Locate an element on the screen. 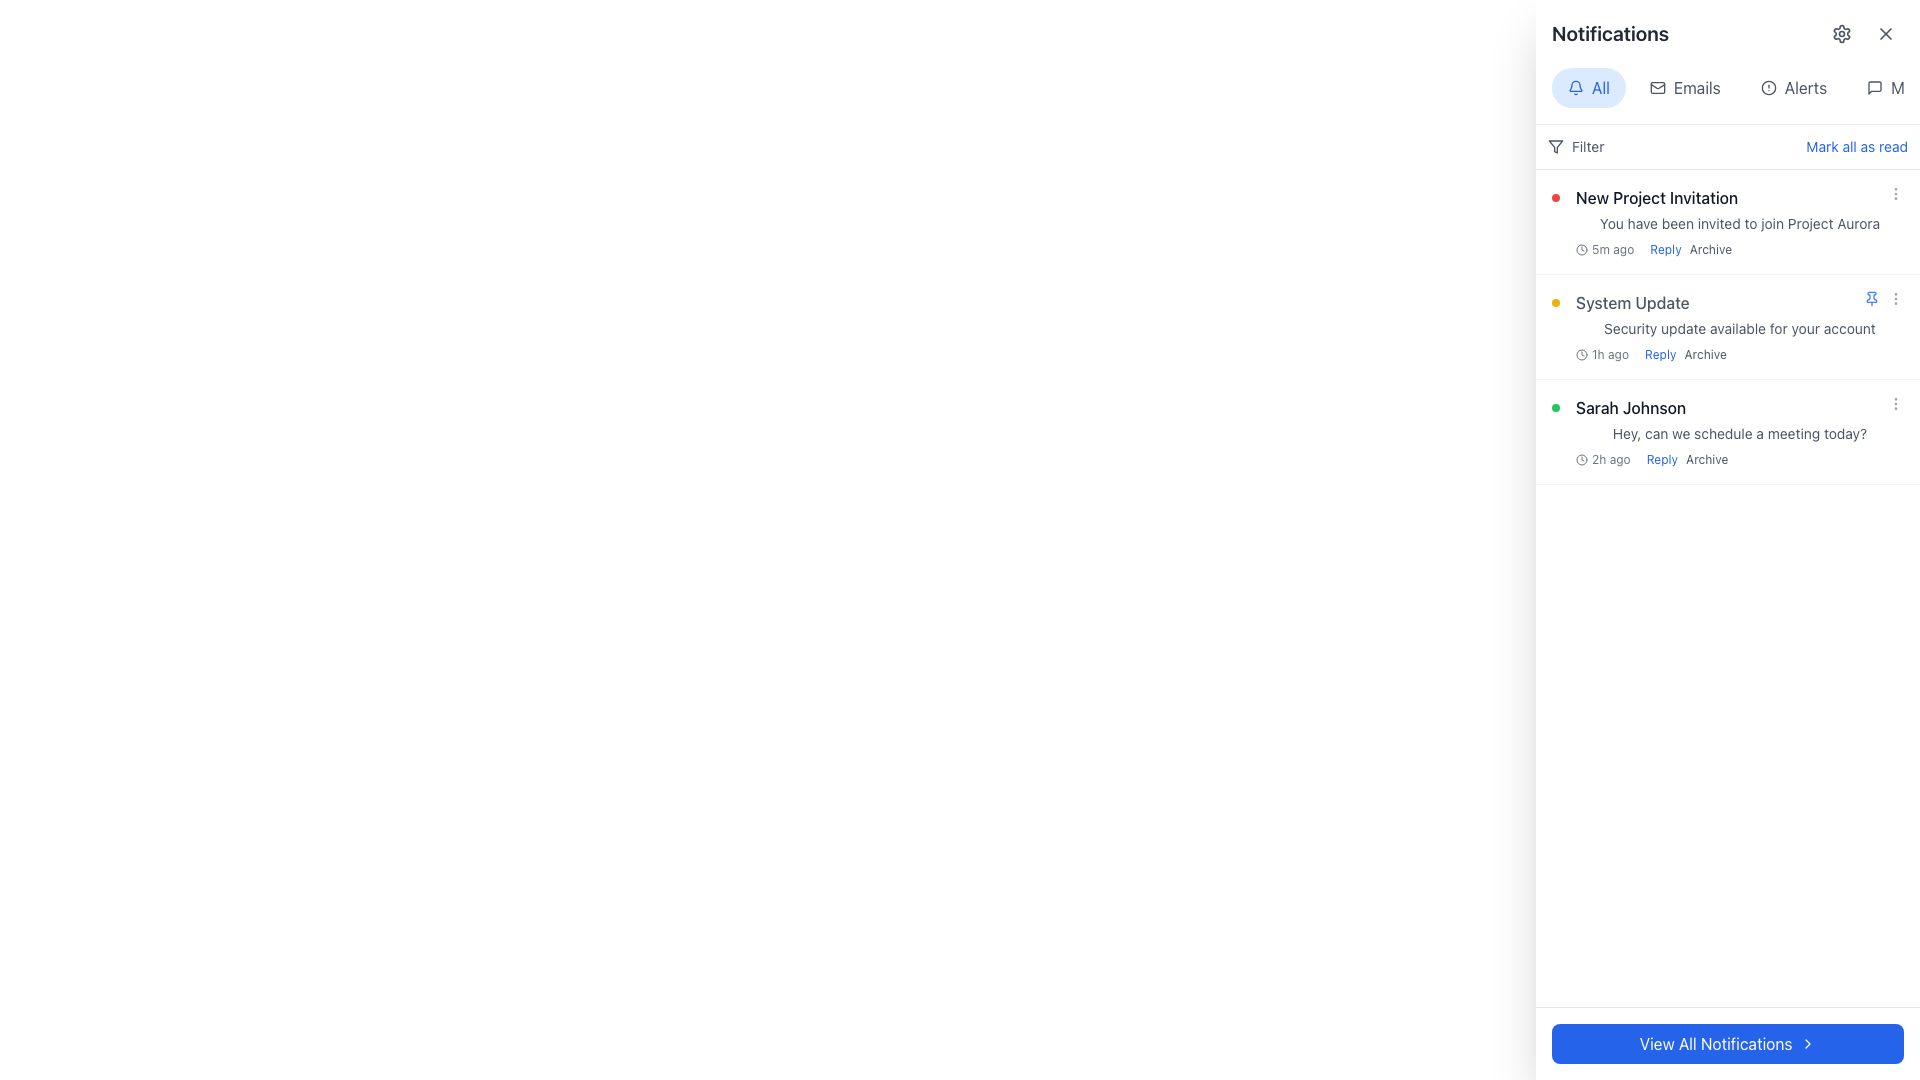 The height and width of the screenshot is (1080, 1920). the gear-shaped icon for settings located in the top-right corner of the notification panel, within a rounded button is located at coordinates (1841, 34).